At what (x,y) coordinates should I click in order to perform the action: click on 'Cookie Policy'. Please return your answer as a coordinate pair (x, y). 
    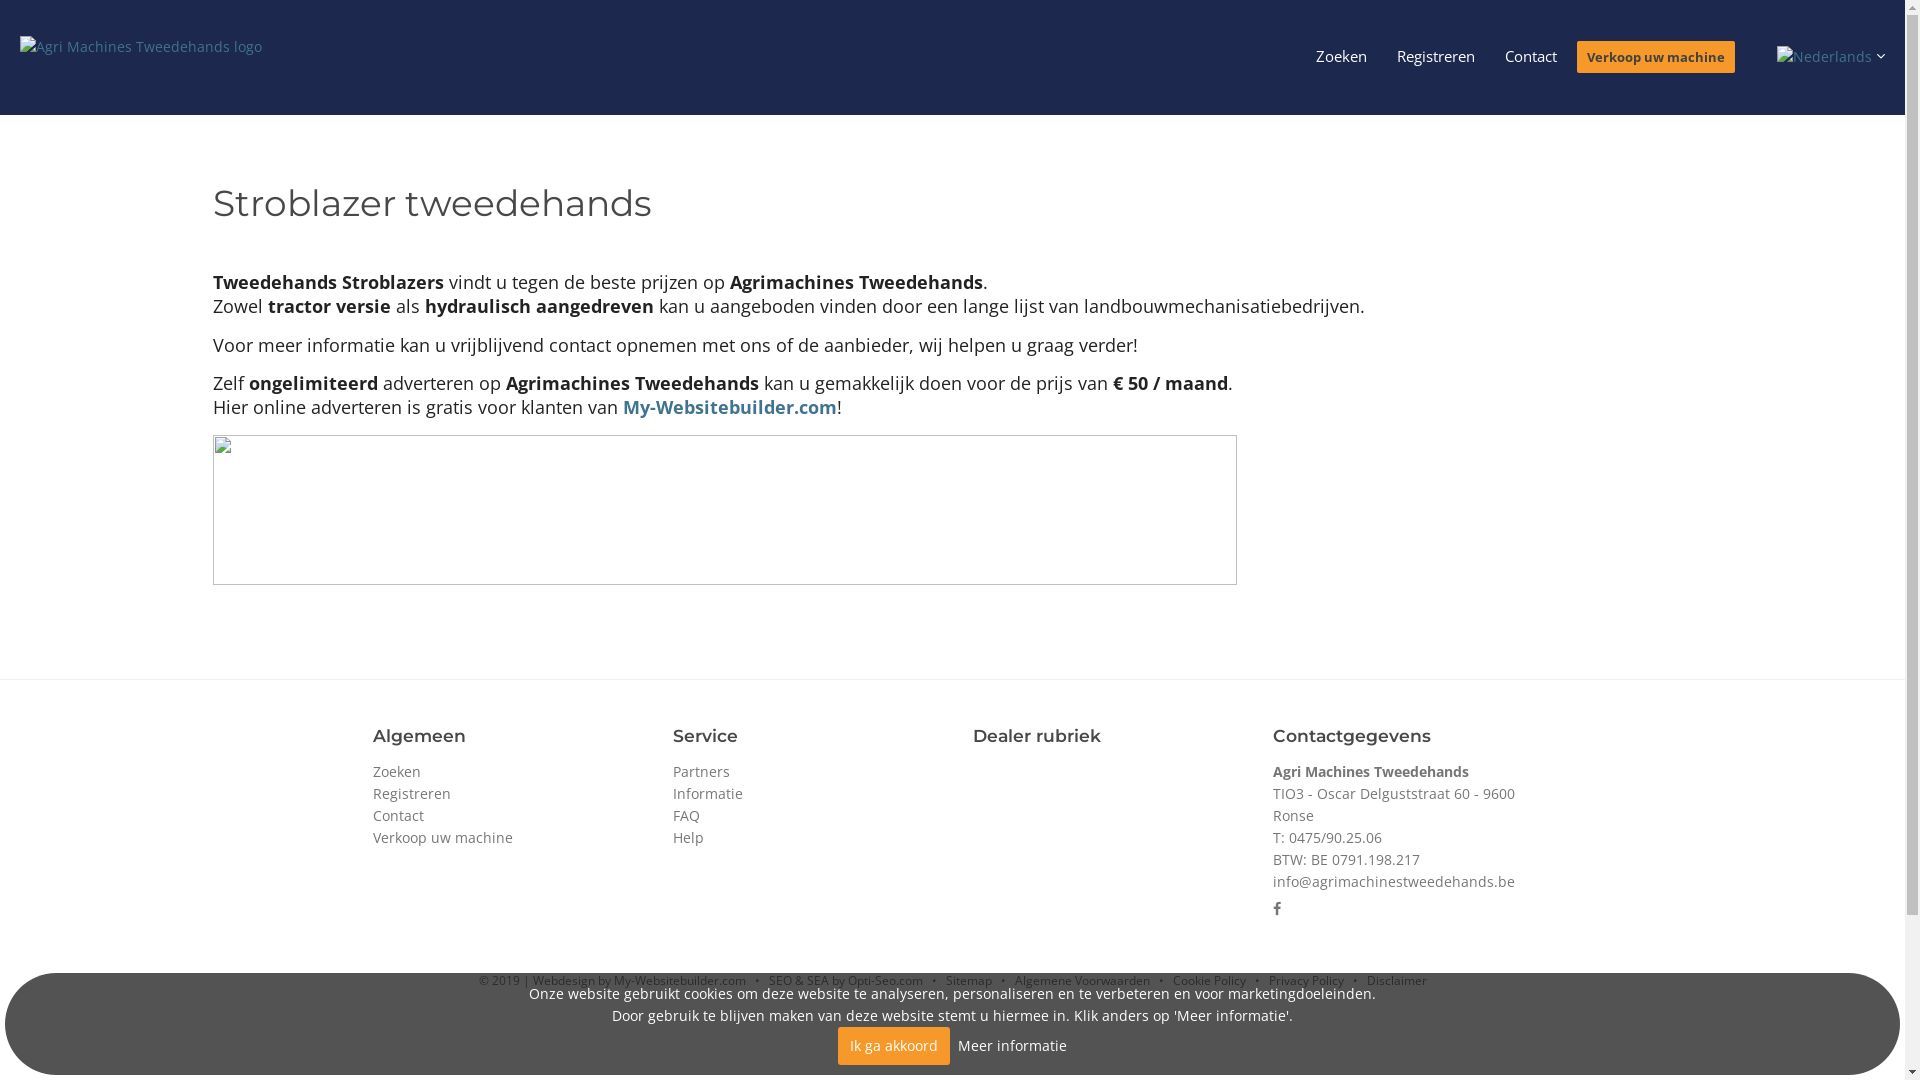
    Looking at the image, I should click on (1207, 979).